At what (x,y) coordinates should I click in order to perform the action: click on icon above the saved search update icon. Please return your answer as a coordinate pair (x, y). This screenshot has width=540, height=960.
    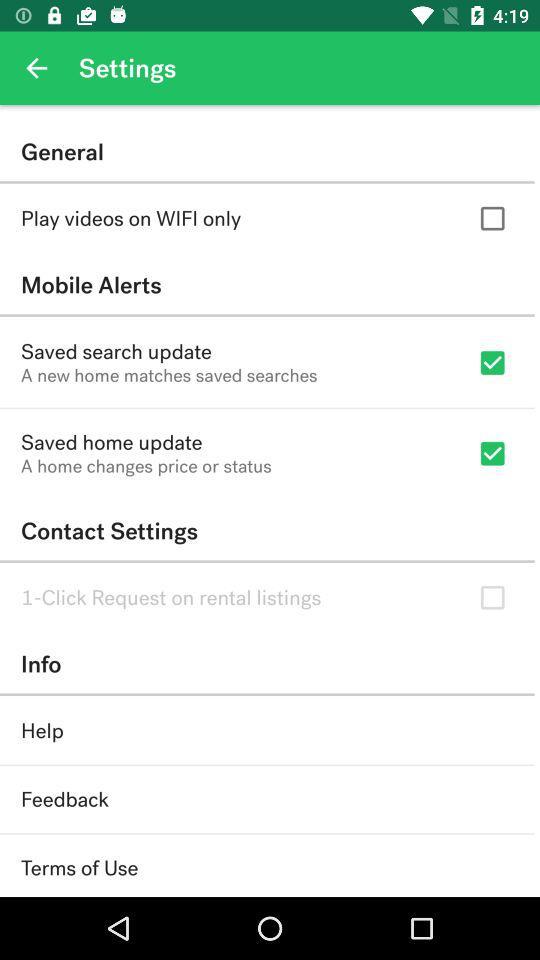
    Looking at the image, I should click on (267, 284).